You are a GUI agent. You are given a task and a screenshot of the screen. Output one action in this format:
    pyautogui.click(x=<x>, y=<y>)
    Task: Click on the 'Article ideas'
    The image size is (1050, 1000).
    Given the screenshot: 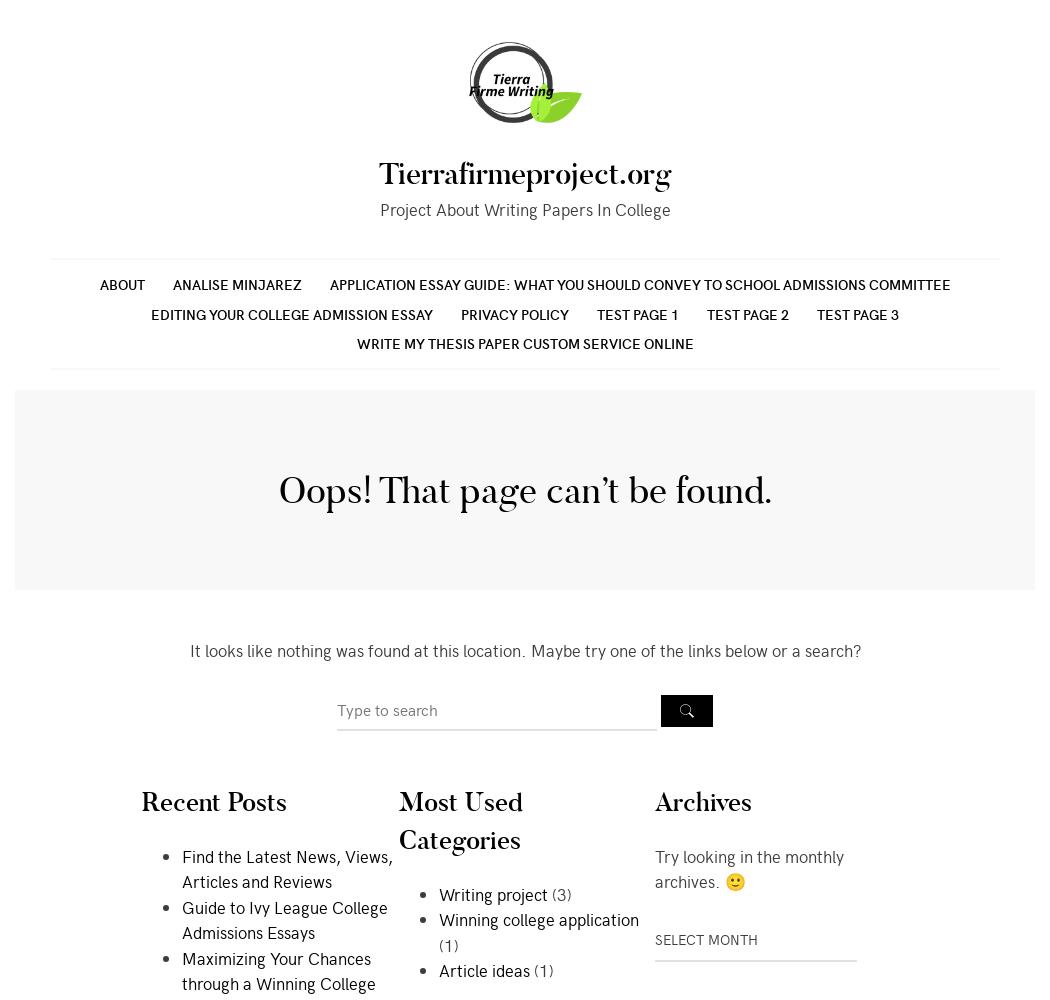 What is the action you would take?
    pyautogui.click(x=483, y=969)
    